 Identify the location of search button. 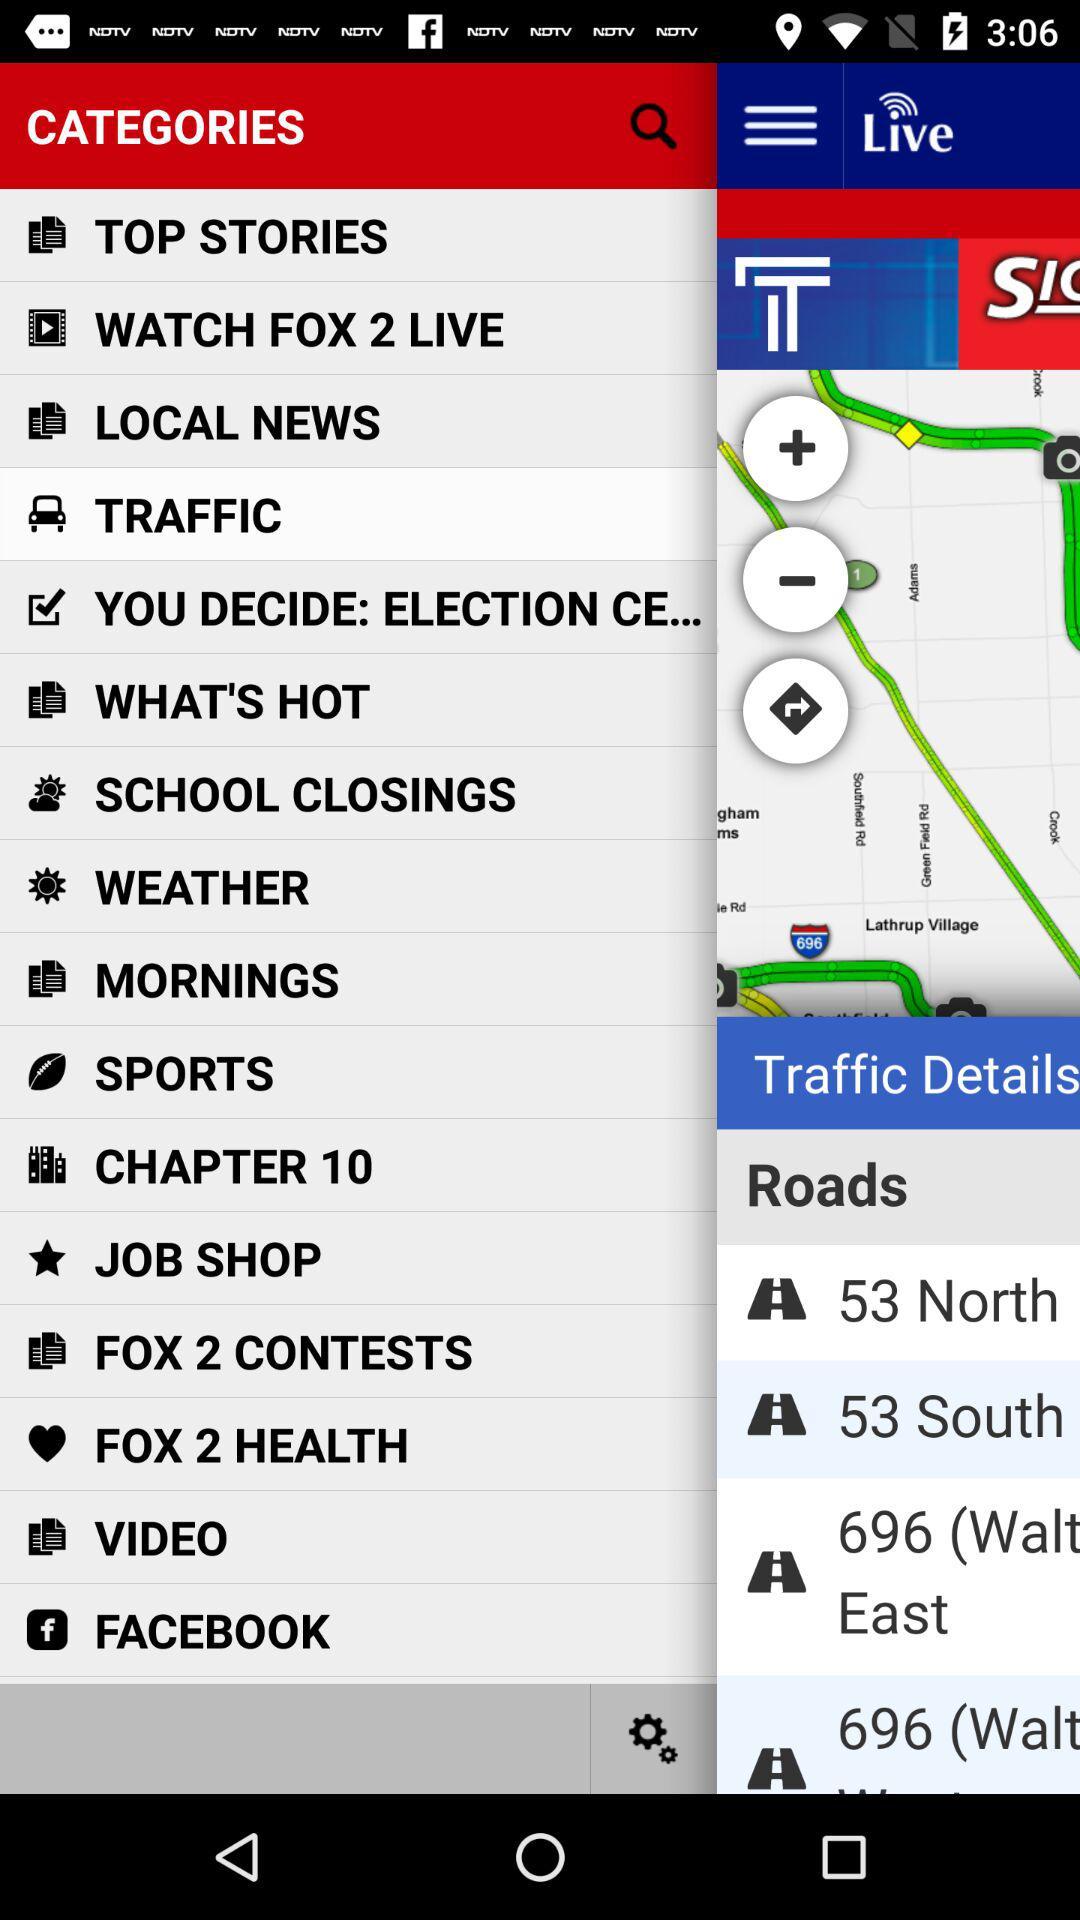
(654, 124).